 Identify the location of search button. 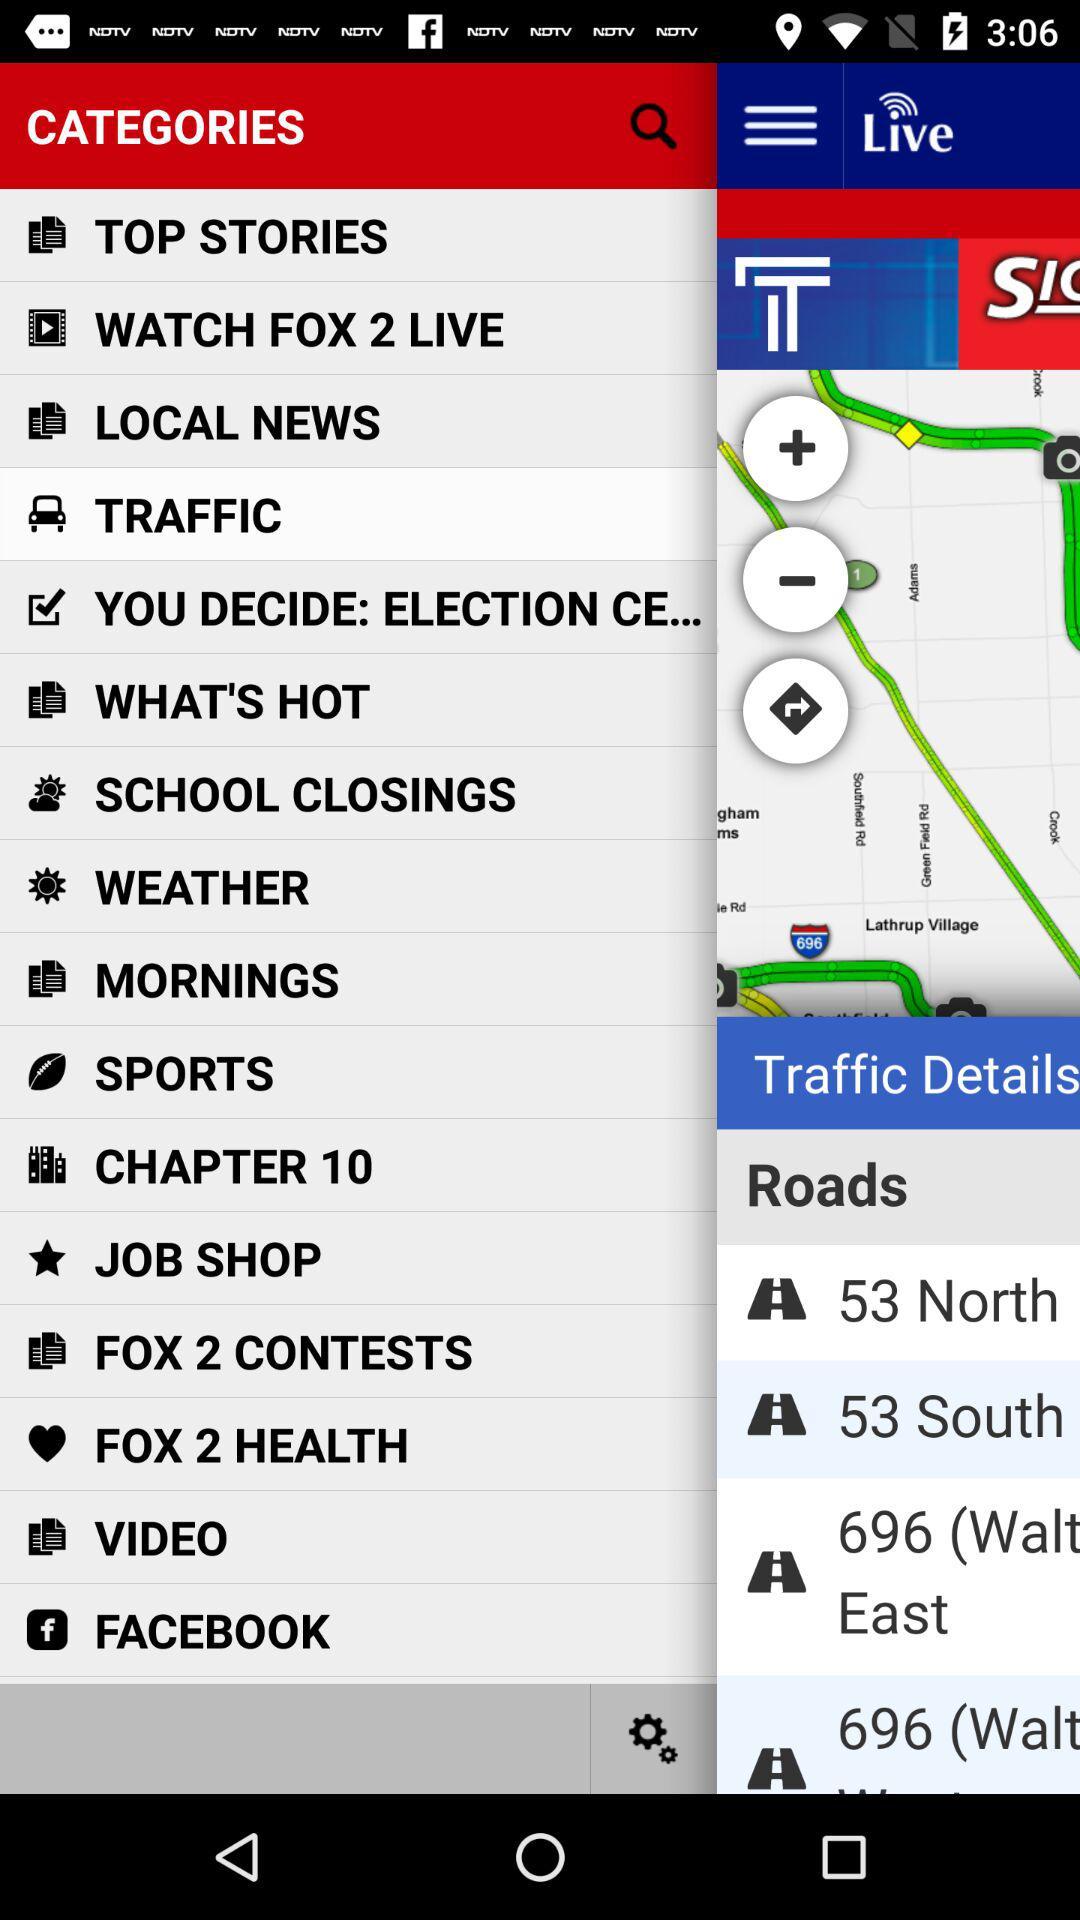
(654, 124).